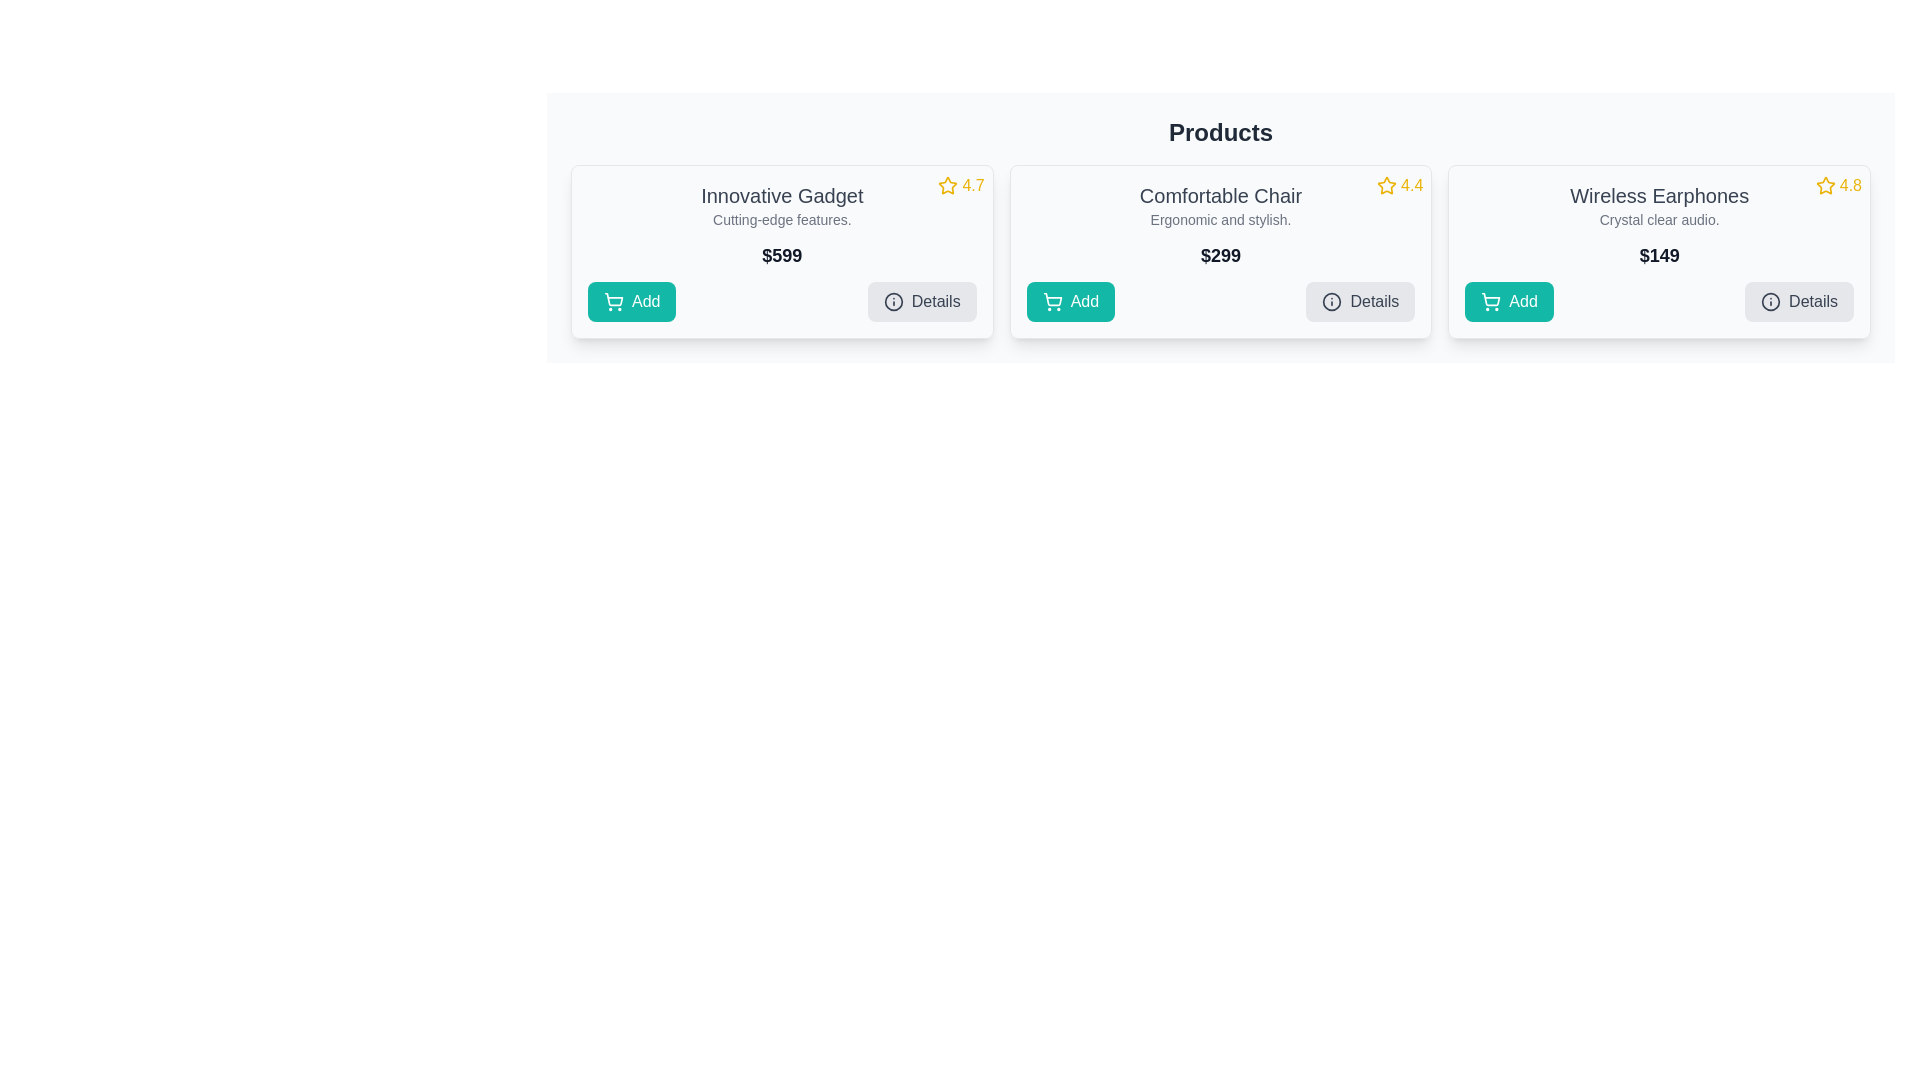 This screenshot has height=1080, width=1920. I want to click on the gold-colored star icon located at the top-right corner of the 'Comfortable Chair' card, which is part of the rating indicator group, so click(1386, 185).